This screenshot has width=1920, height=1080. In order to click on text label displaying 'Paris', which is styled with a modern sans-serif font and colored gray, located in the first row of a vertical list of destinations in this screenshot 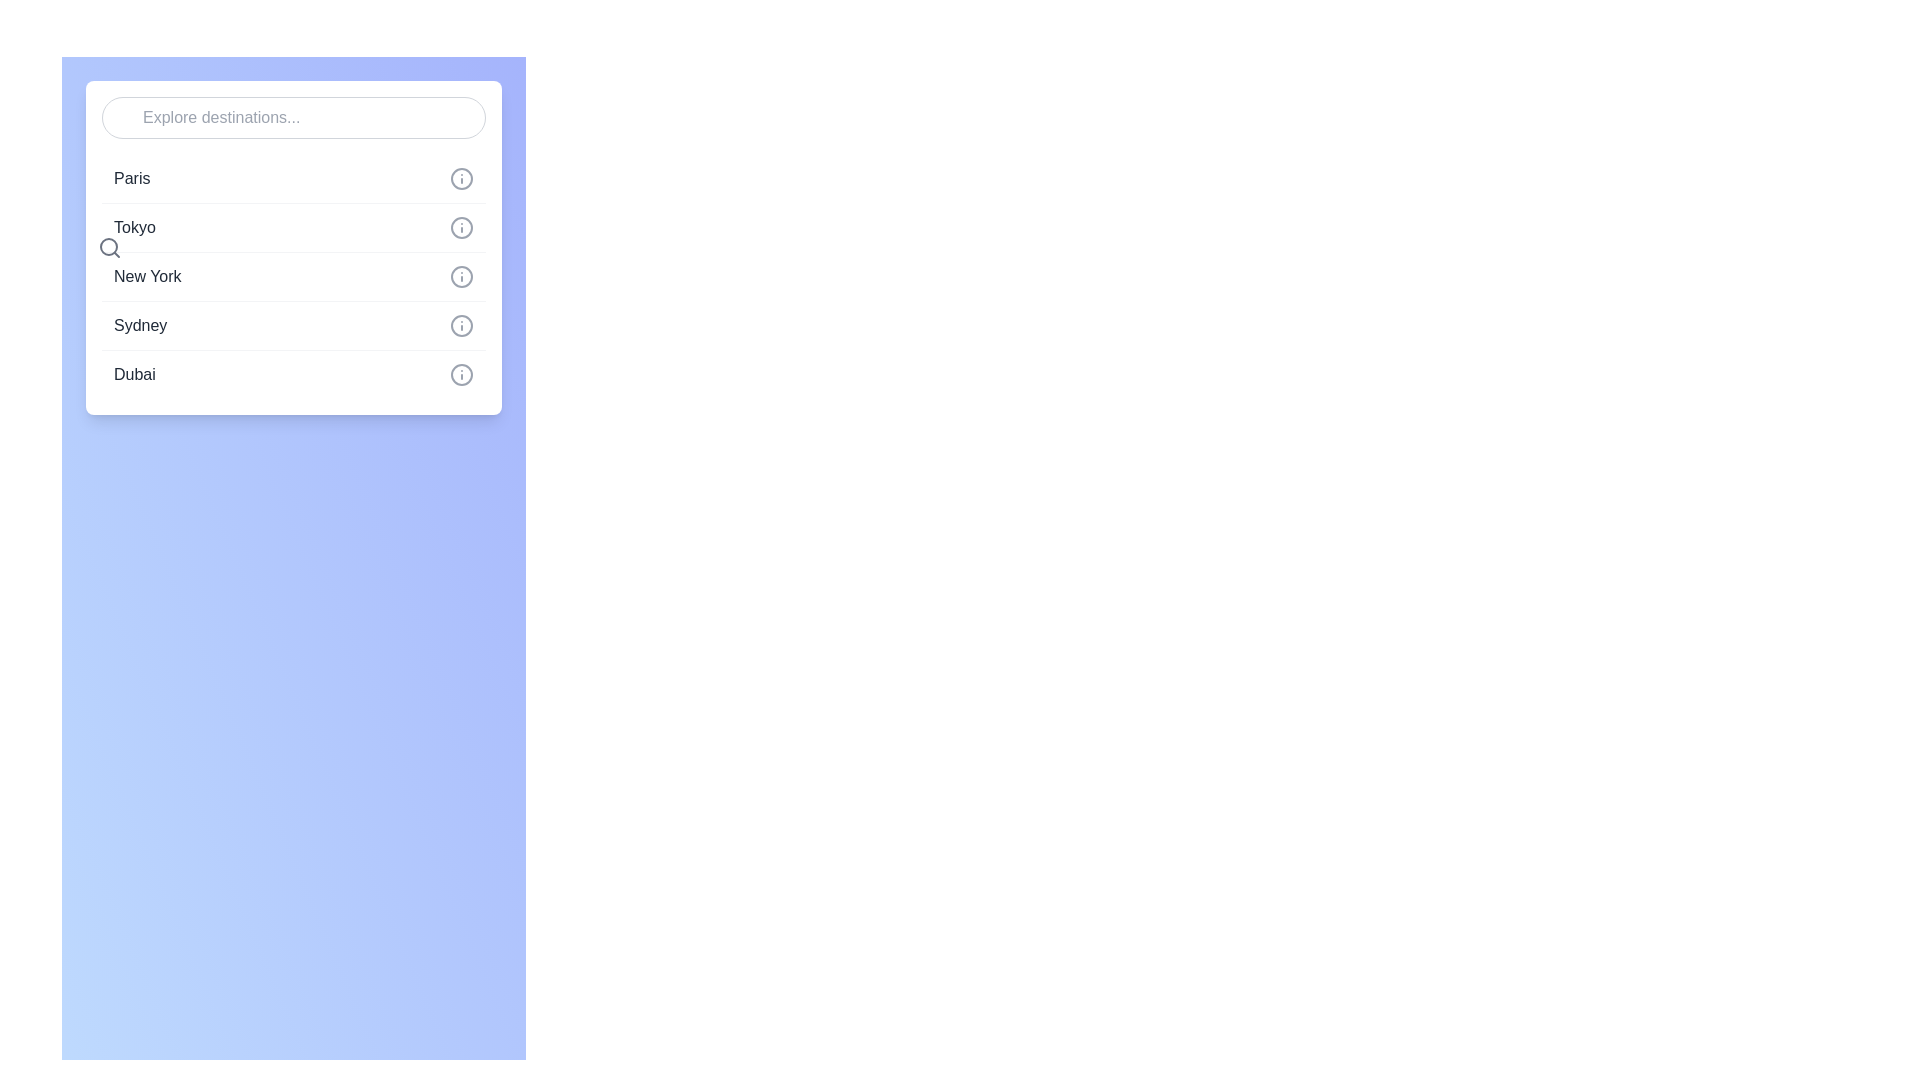, I will do `click(131, 177)`.